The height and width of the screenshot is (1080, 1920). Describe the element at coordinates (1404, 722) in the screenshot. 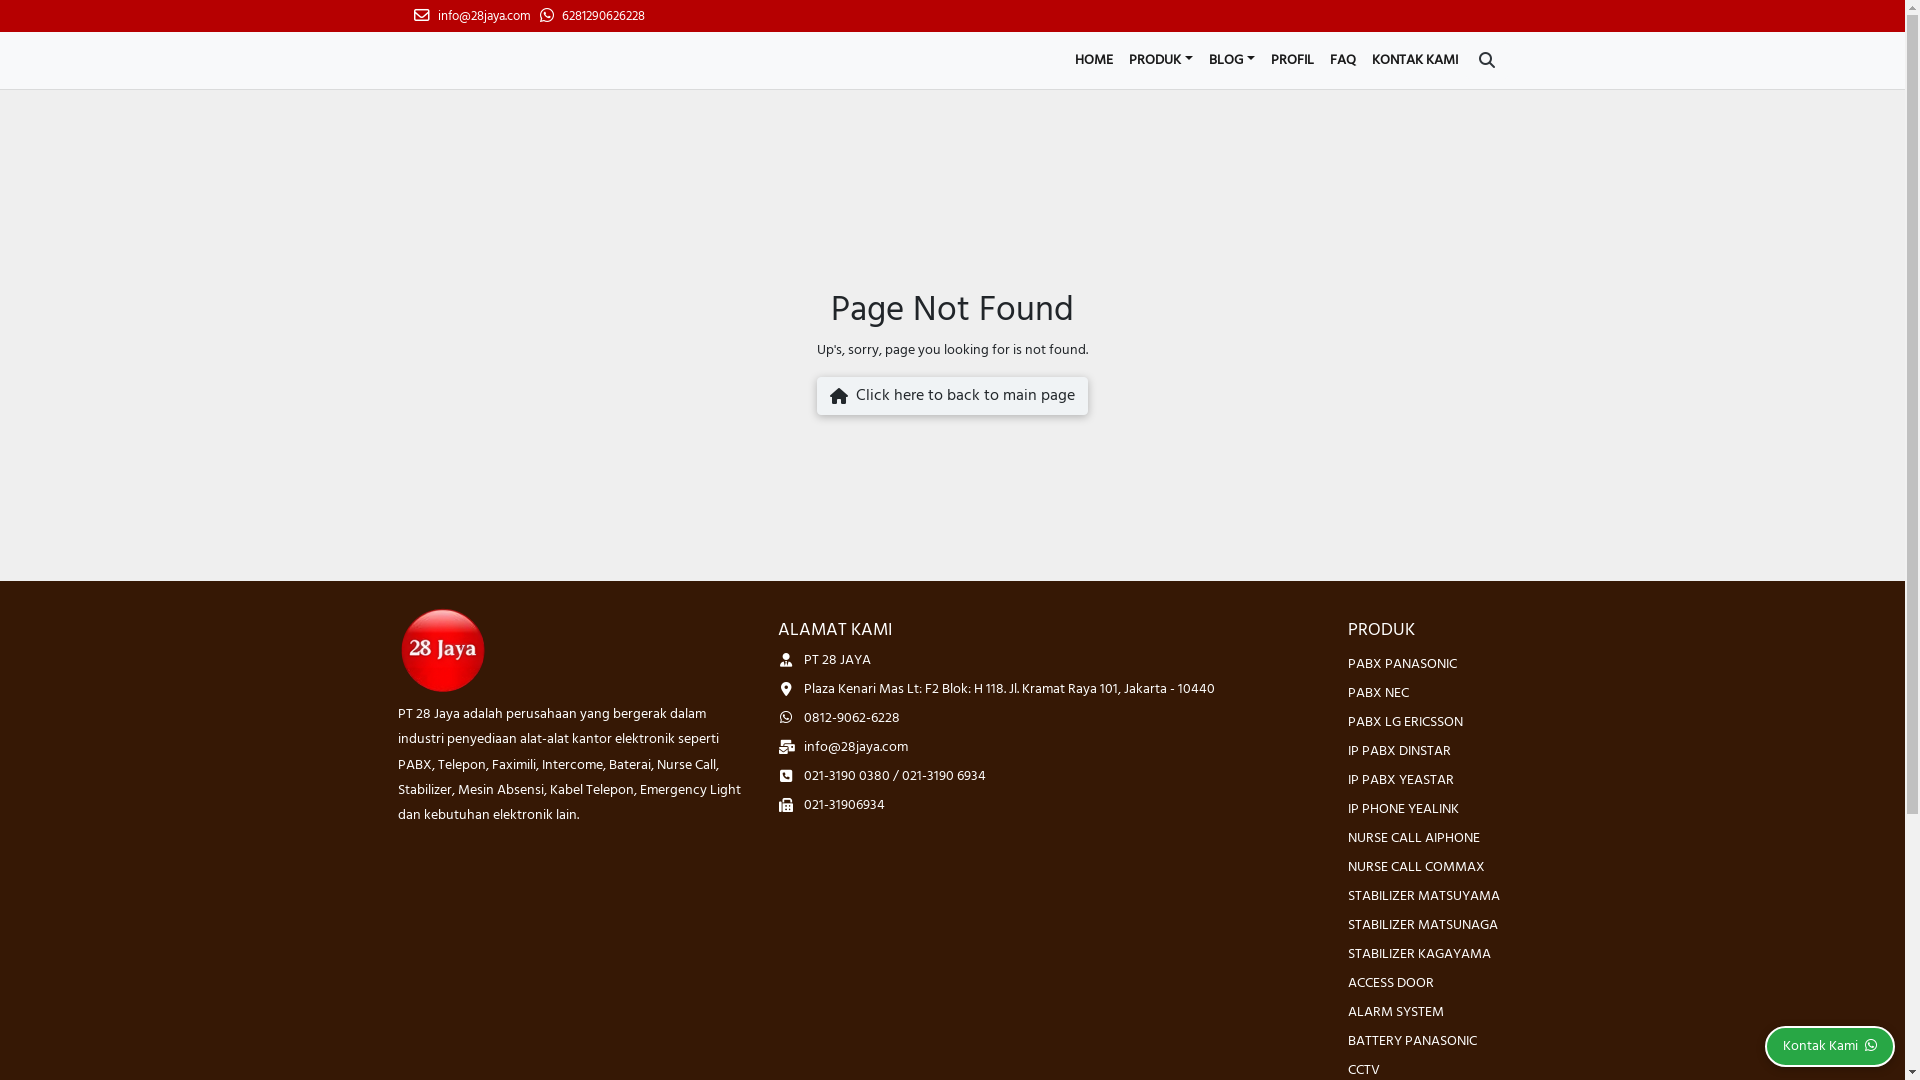

I see `'PABX LG ERICSSON'` at that location.